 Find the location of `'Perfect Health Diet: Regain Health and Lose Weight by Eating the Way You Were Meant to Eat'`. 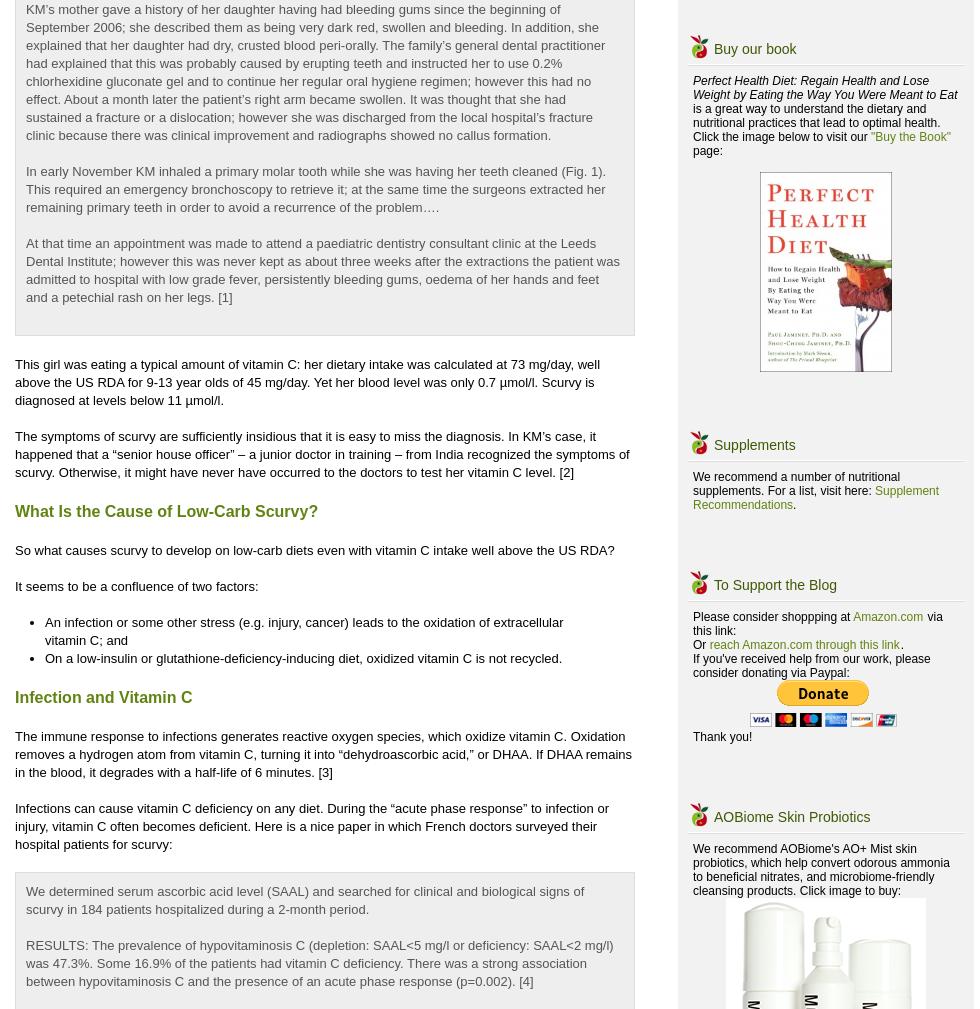

'Perfect Health Diet: Regain Health and Lose Weight by Eating the Way You Were Meant to Eat' is located at coordinates (824, 86).